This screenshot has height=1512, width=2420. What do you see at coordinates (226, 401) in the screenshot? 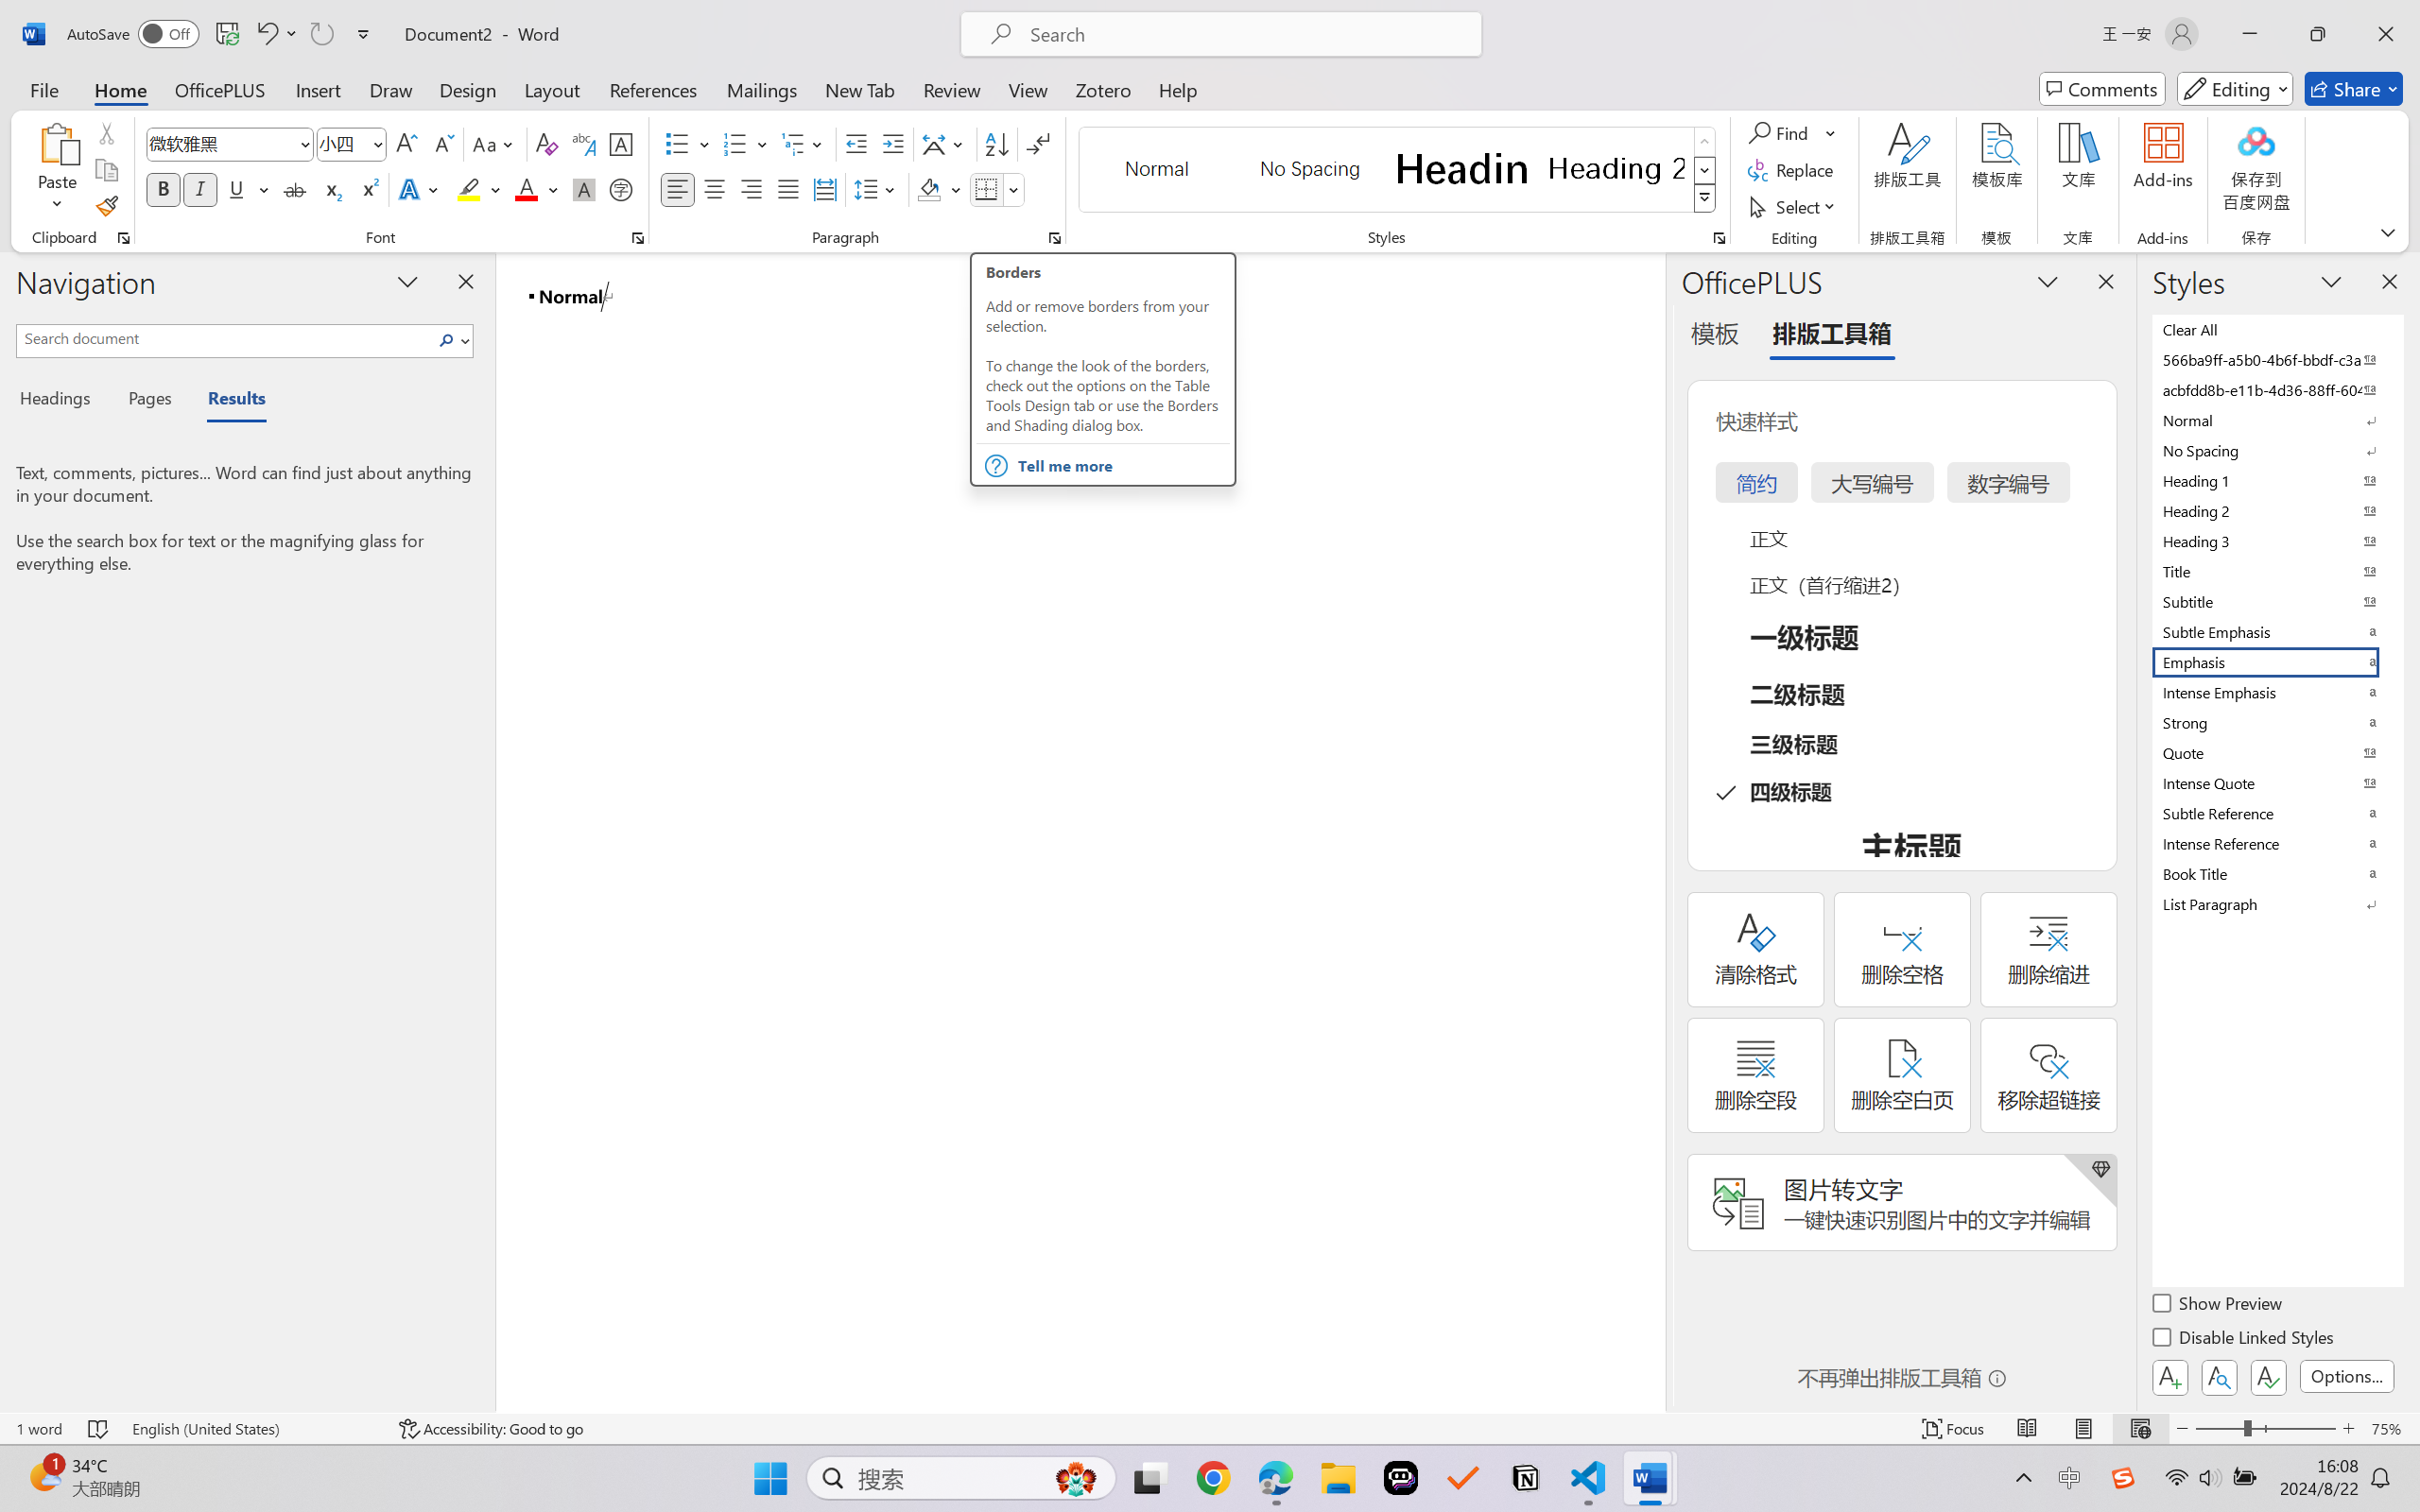
I see `'Results'` at bounding box center [226, 401].